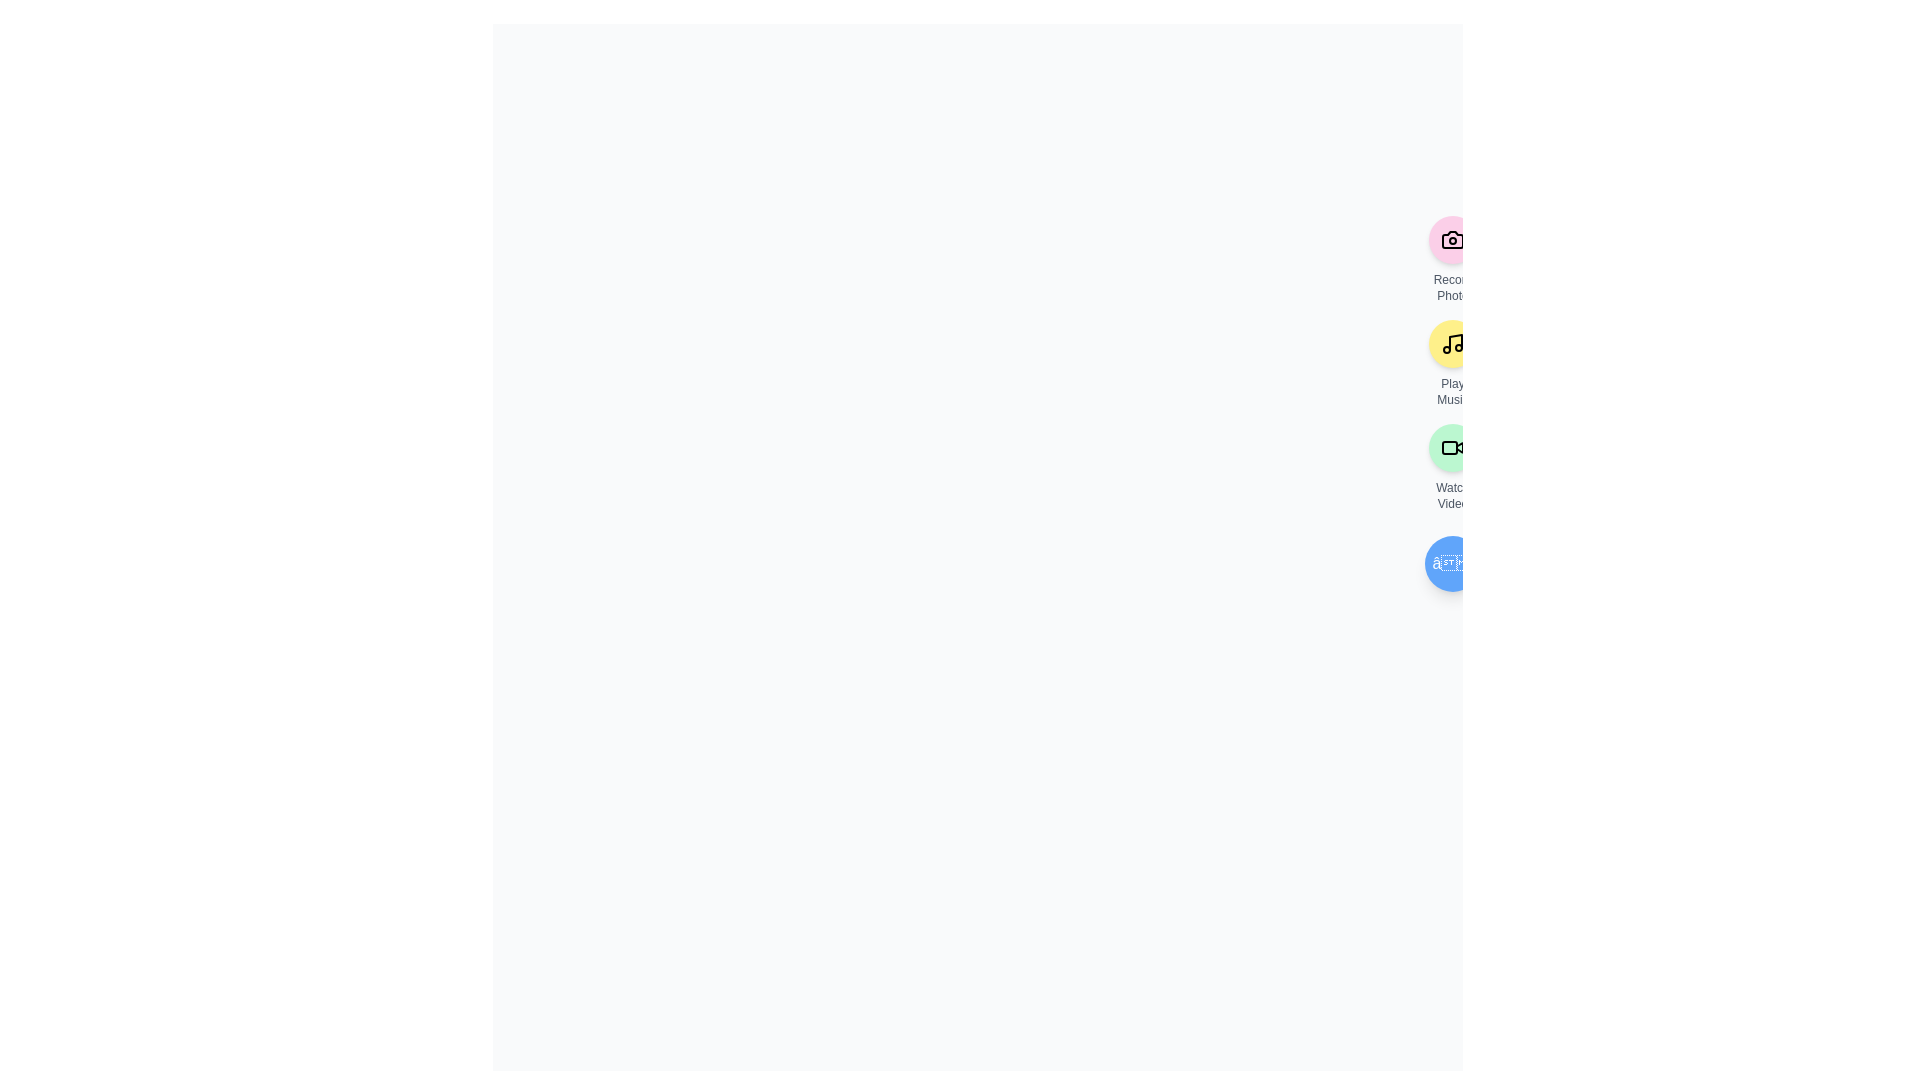 The image size is (1920, 1080). Describe the element at coordinates (1453, 563) in the screenshot. I see `the main speed dial button to toggle its state` at that location.